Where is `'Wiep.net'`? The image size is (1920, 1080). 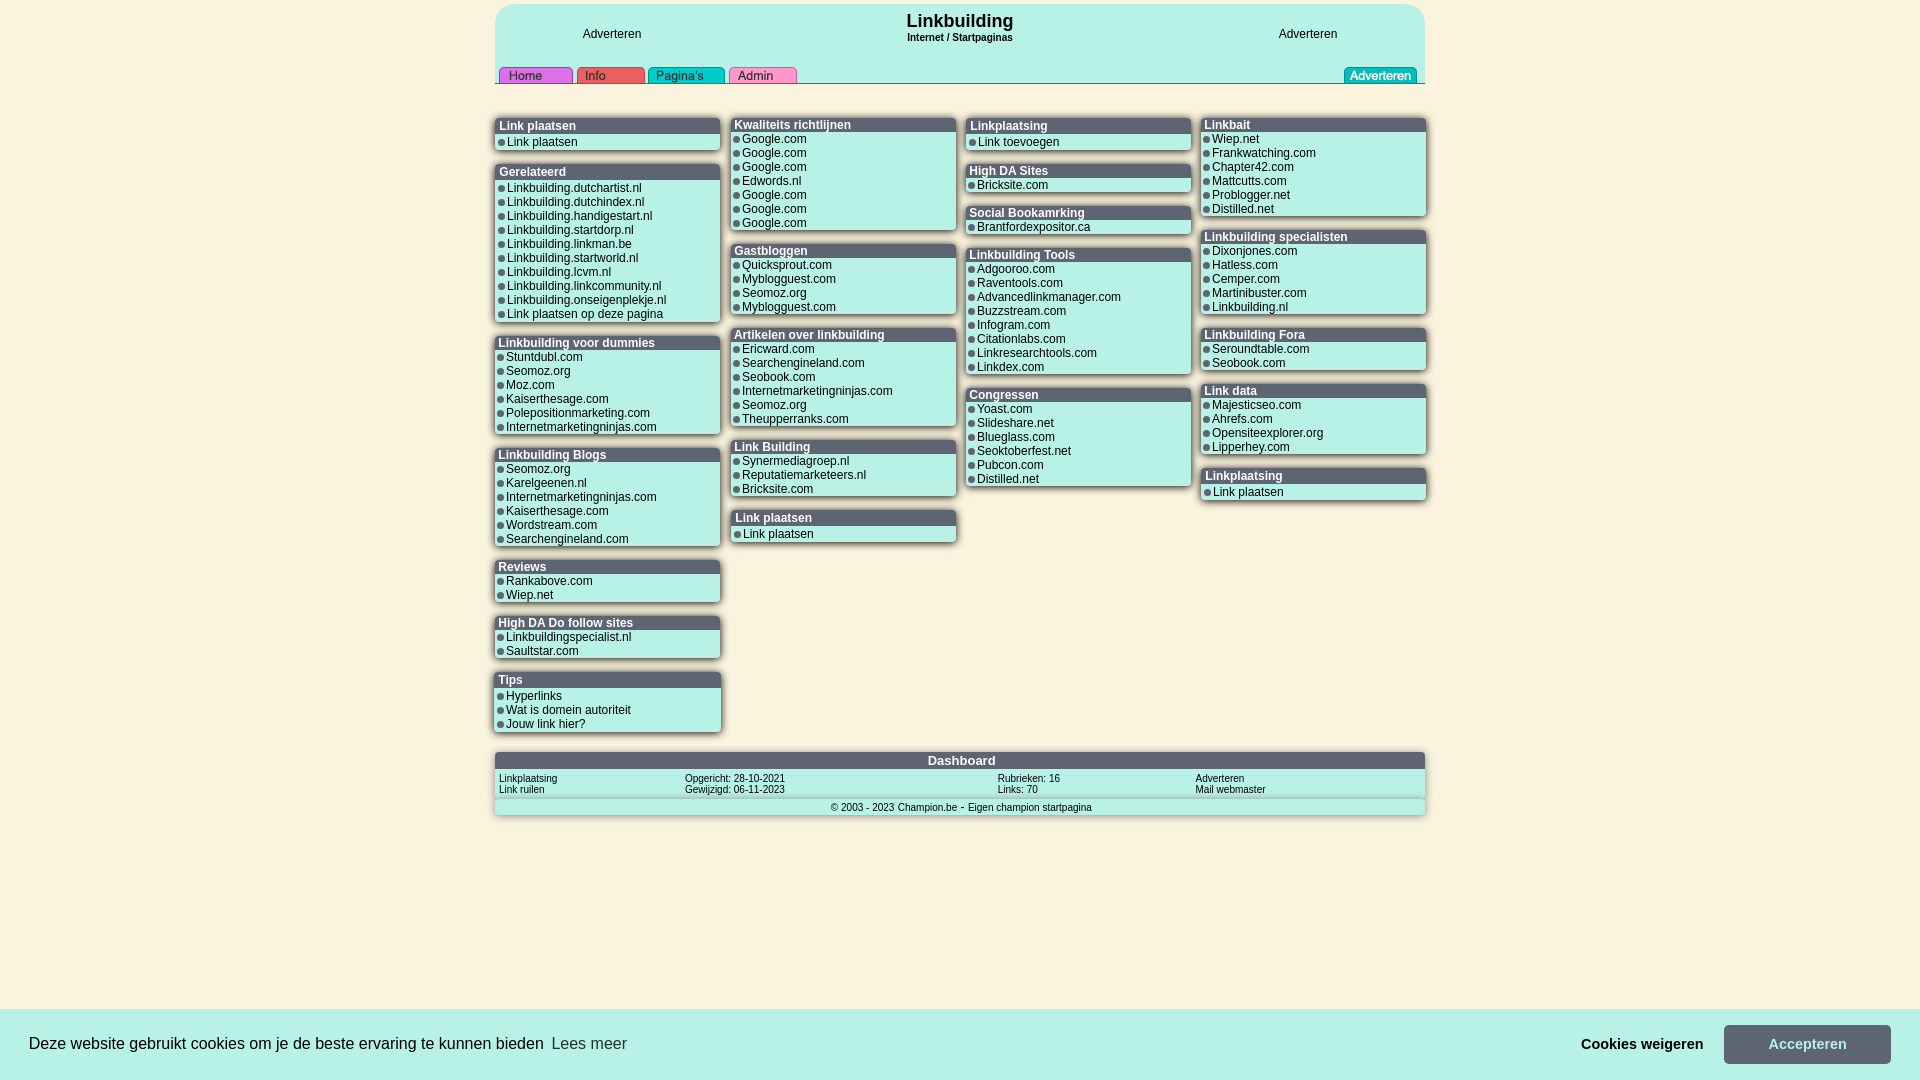
'Wiep.net' is located at coordinates (529, 593).